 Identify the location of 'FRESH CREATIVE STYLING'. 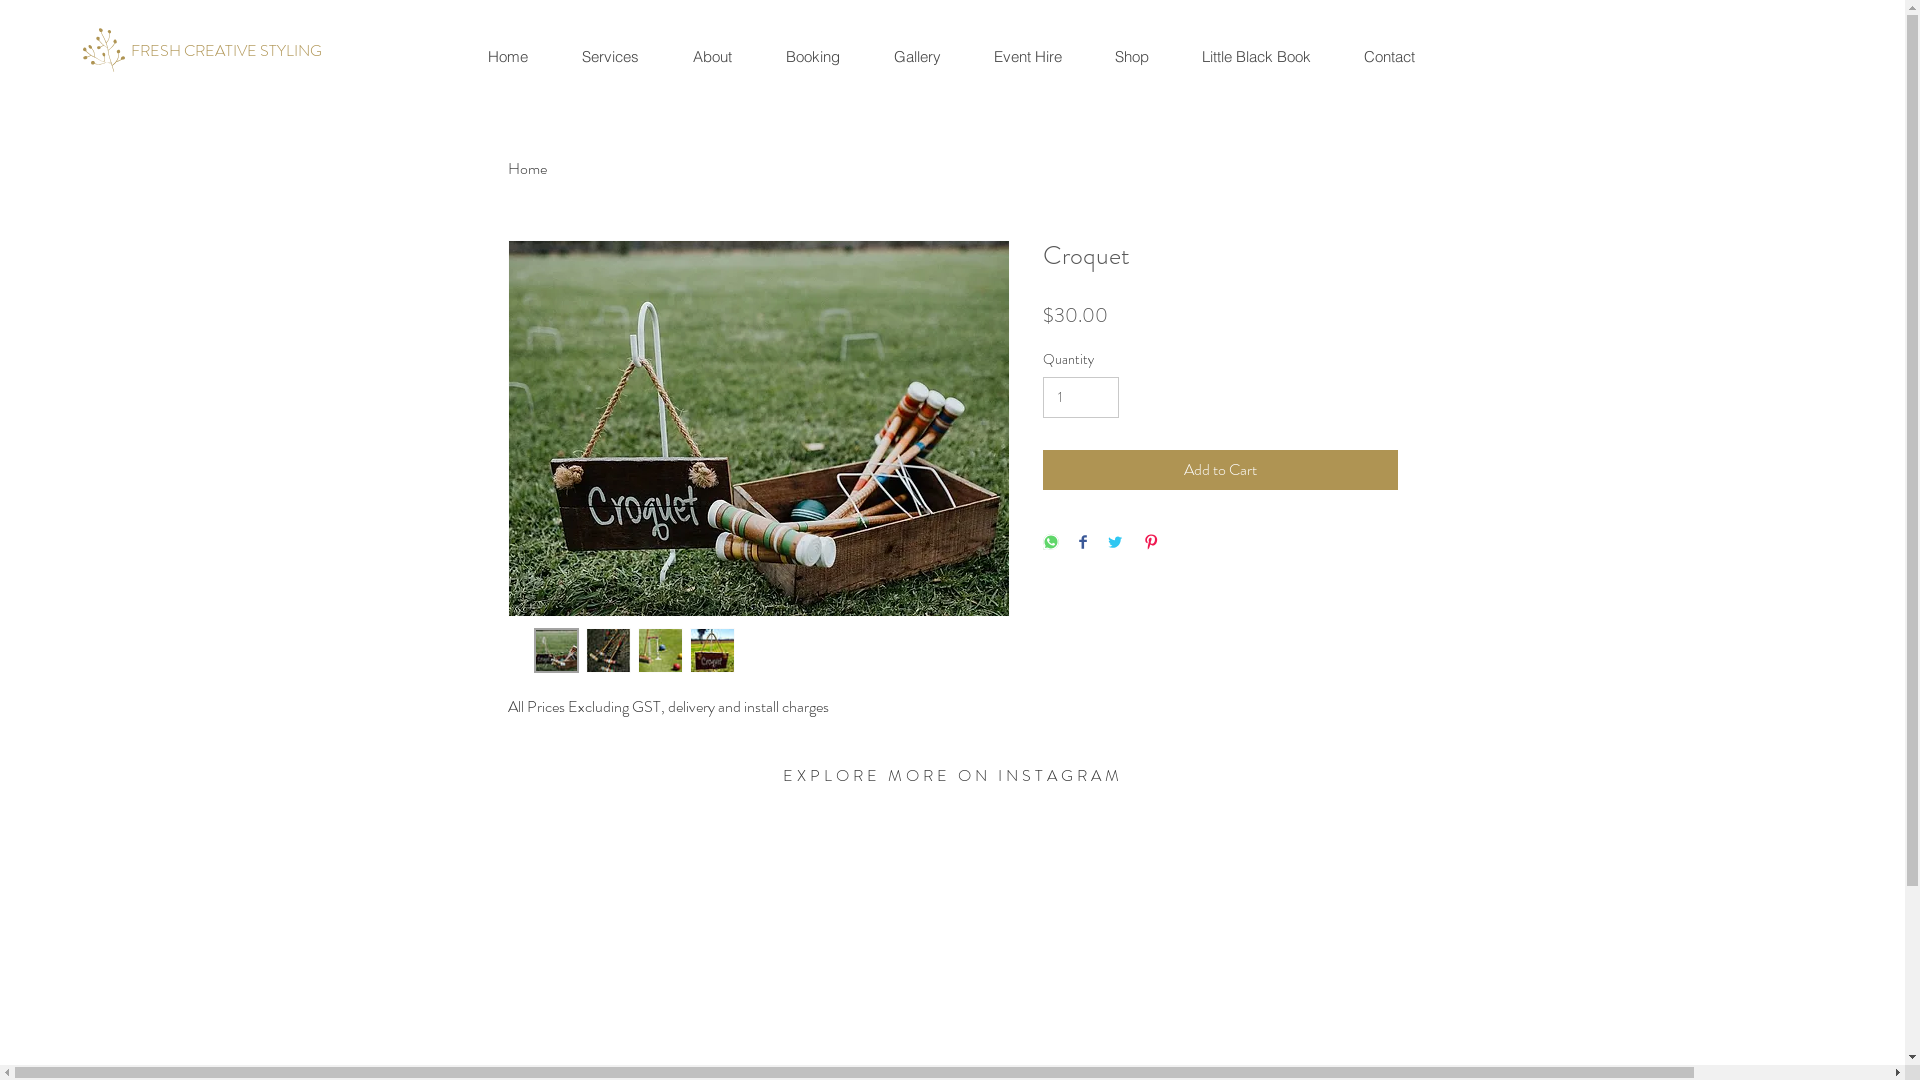
(225, 49).